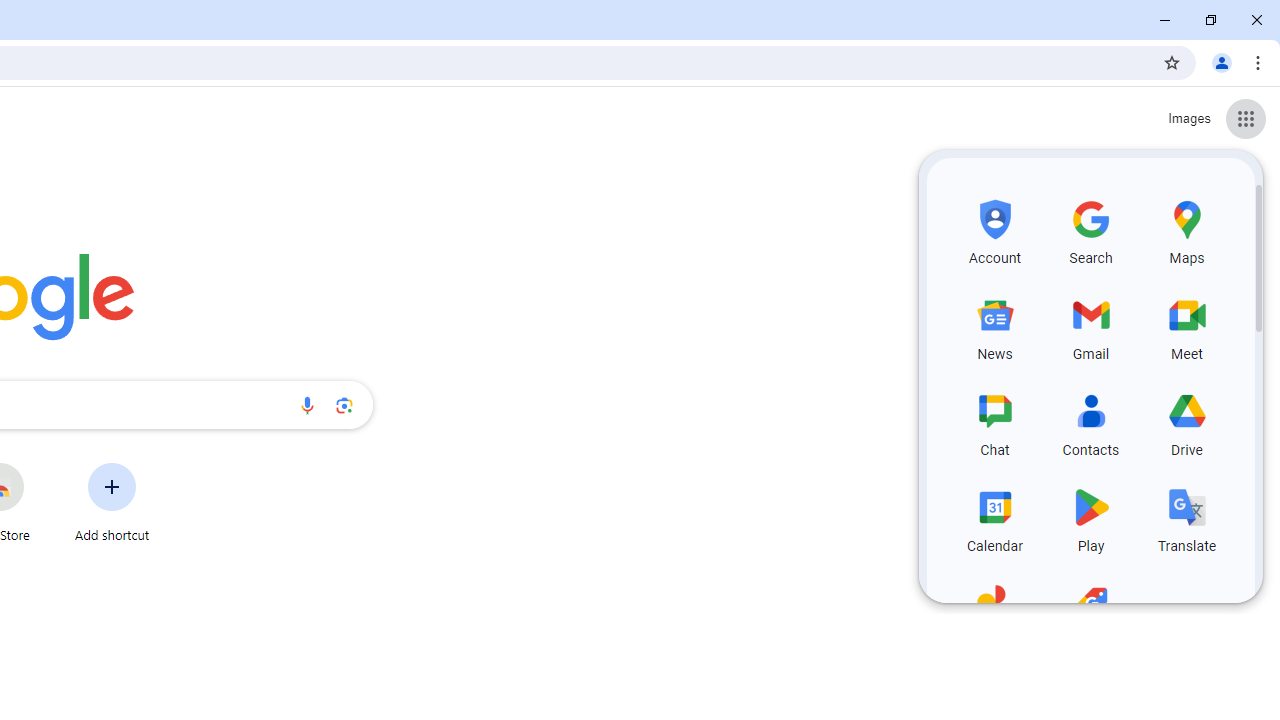 Image resolution: width=1280 pixels, height=720 pixels. What do you see at coordinates (995, 324) in the screenshot?
I see `'News, row 2 of 5 and column 1 of 3 in the first section'` at bounding box center [995, 324].